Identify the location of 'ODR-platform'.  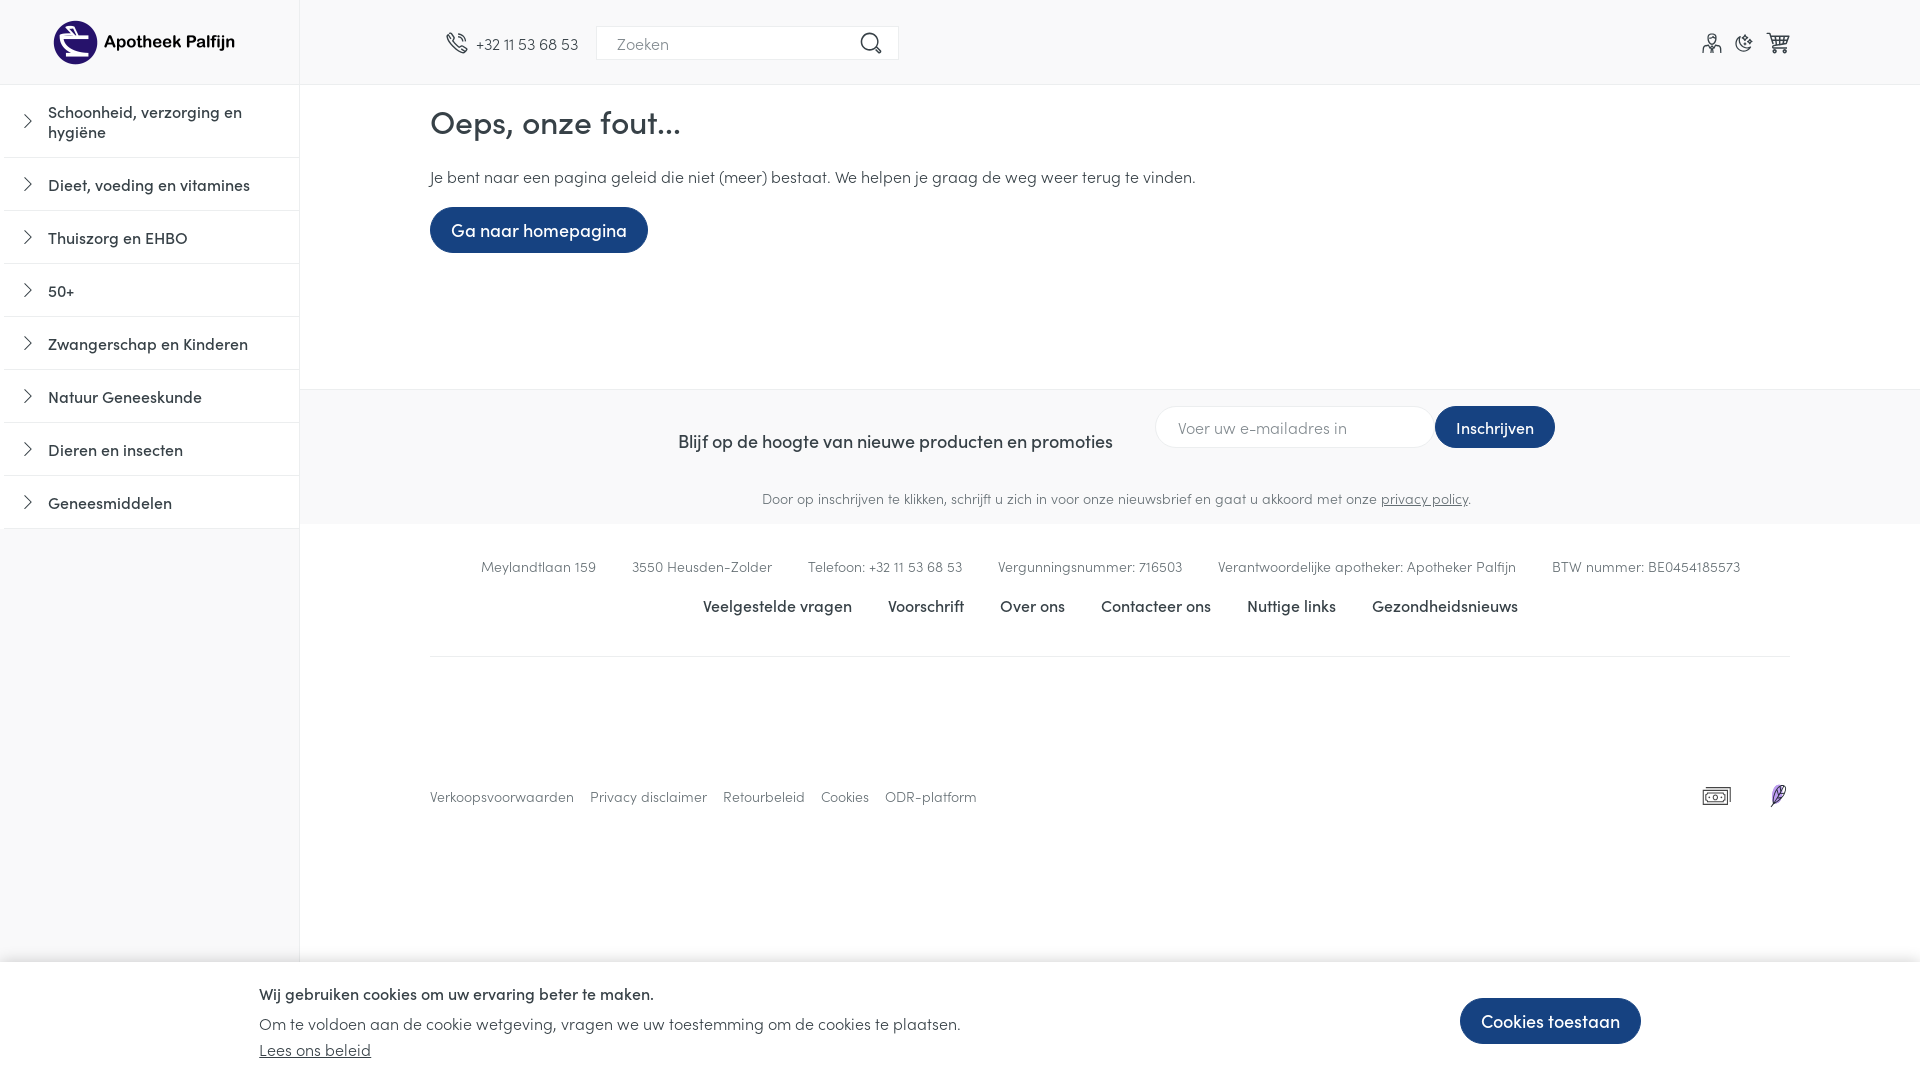
(883, 794).